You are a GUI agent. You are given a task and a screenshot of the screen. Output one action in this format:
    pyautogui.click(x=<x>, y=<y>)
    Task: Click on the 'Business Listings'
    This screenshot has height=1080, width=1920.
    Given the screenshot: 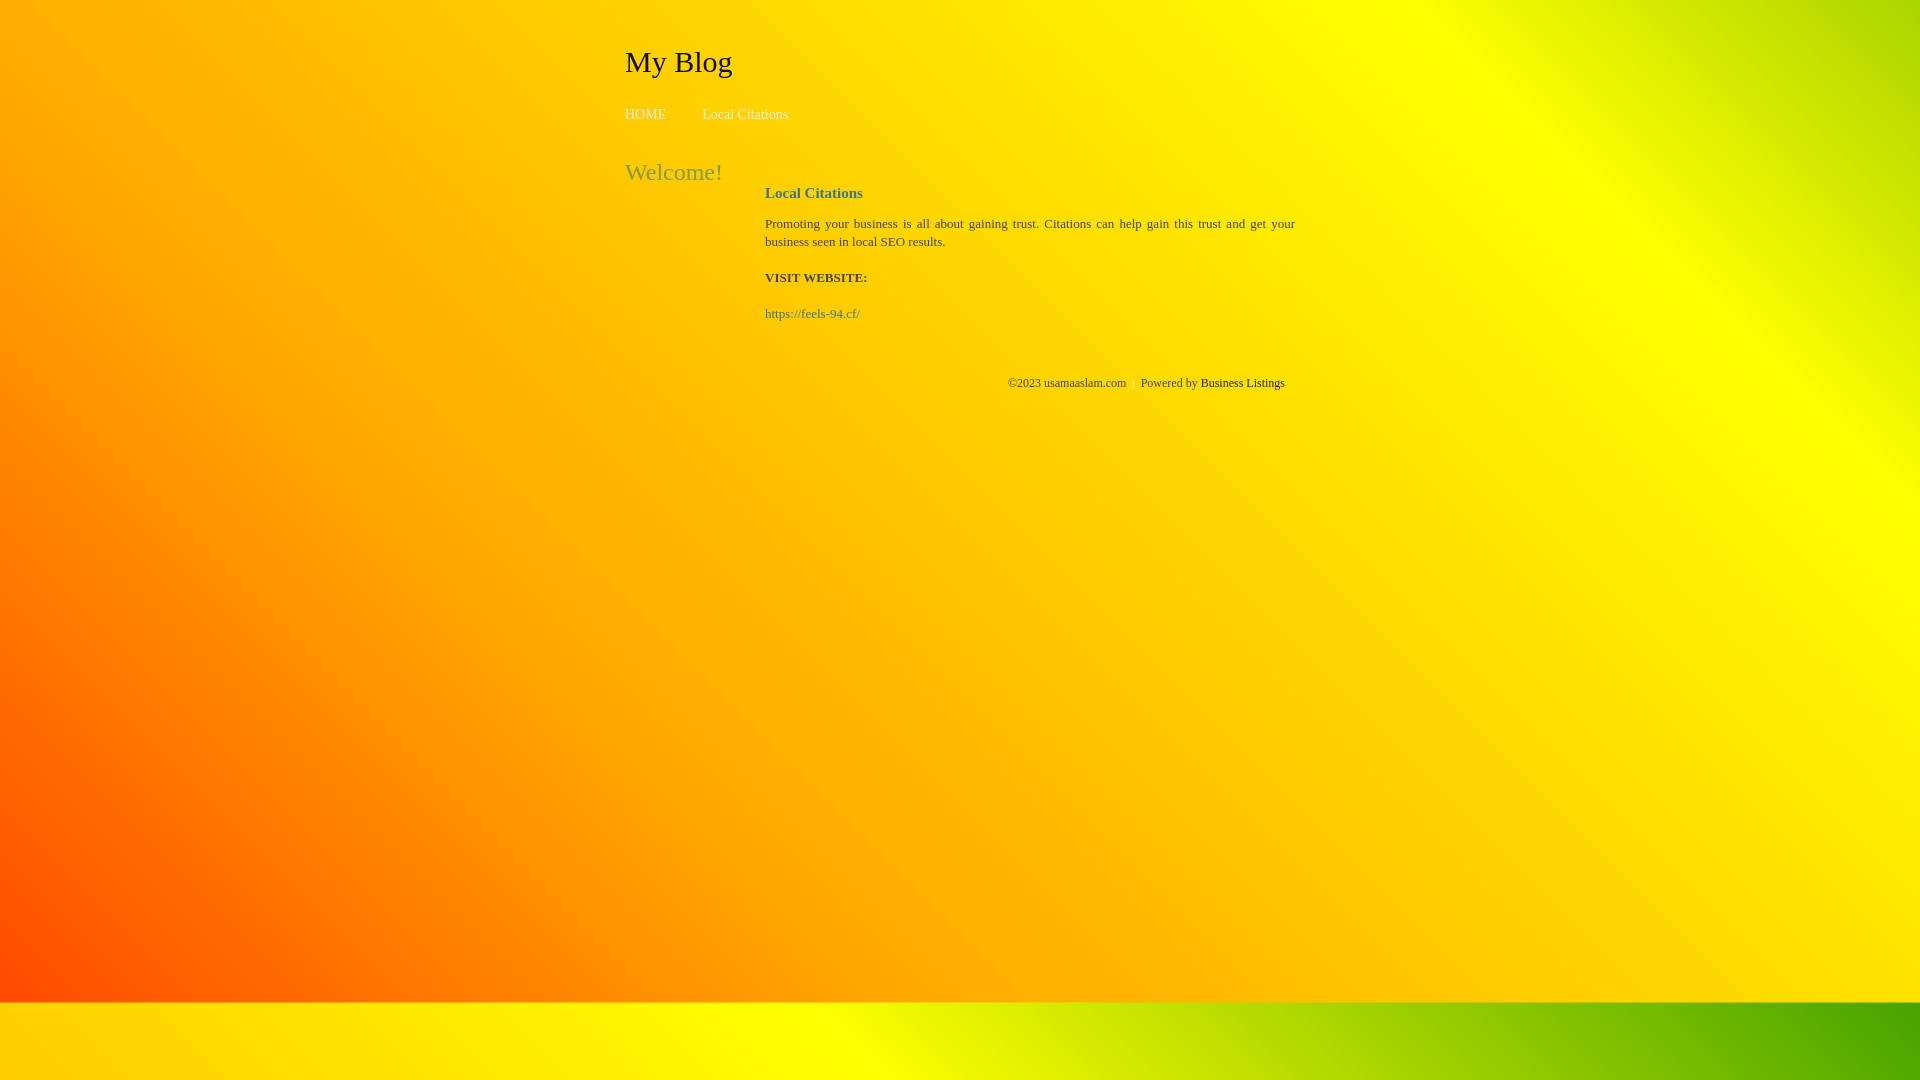 What is the action you would take?
    pyautogui.click(x=1242, y=382)
    